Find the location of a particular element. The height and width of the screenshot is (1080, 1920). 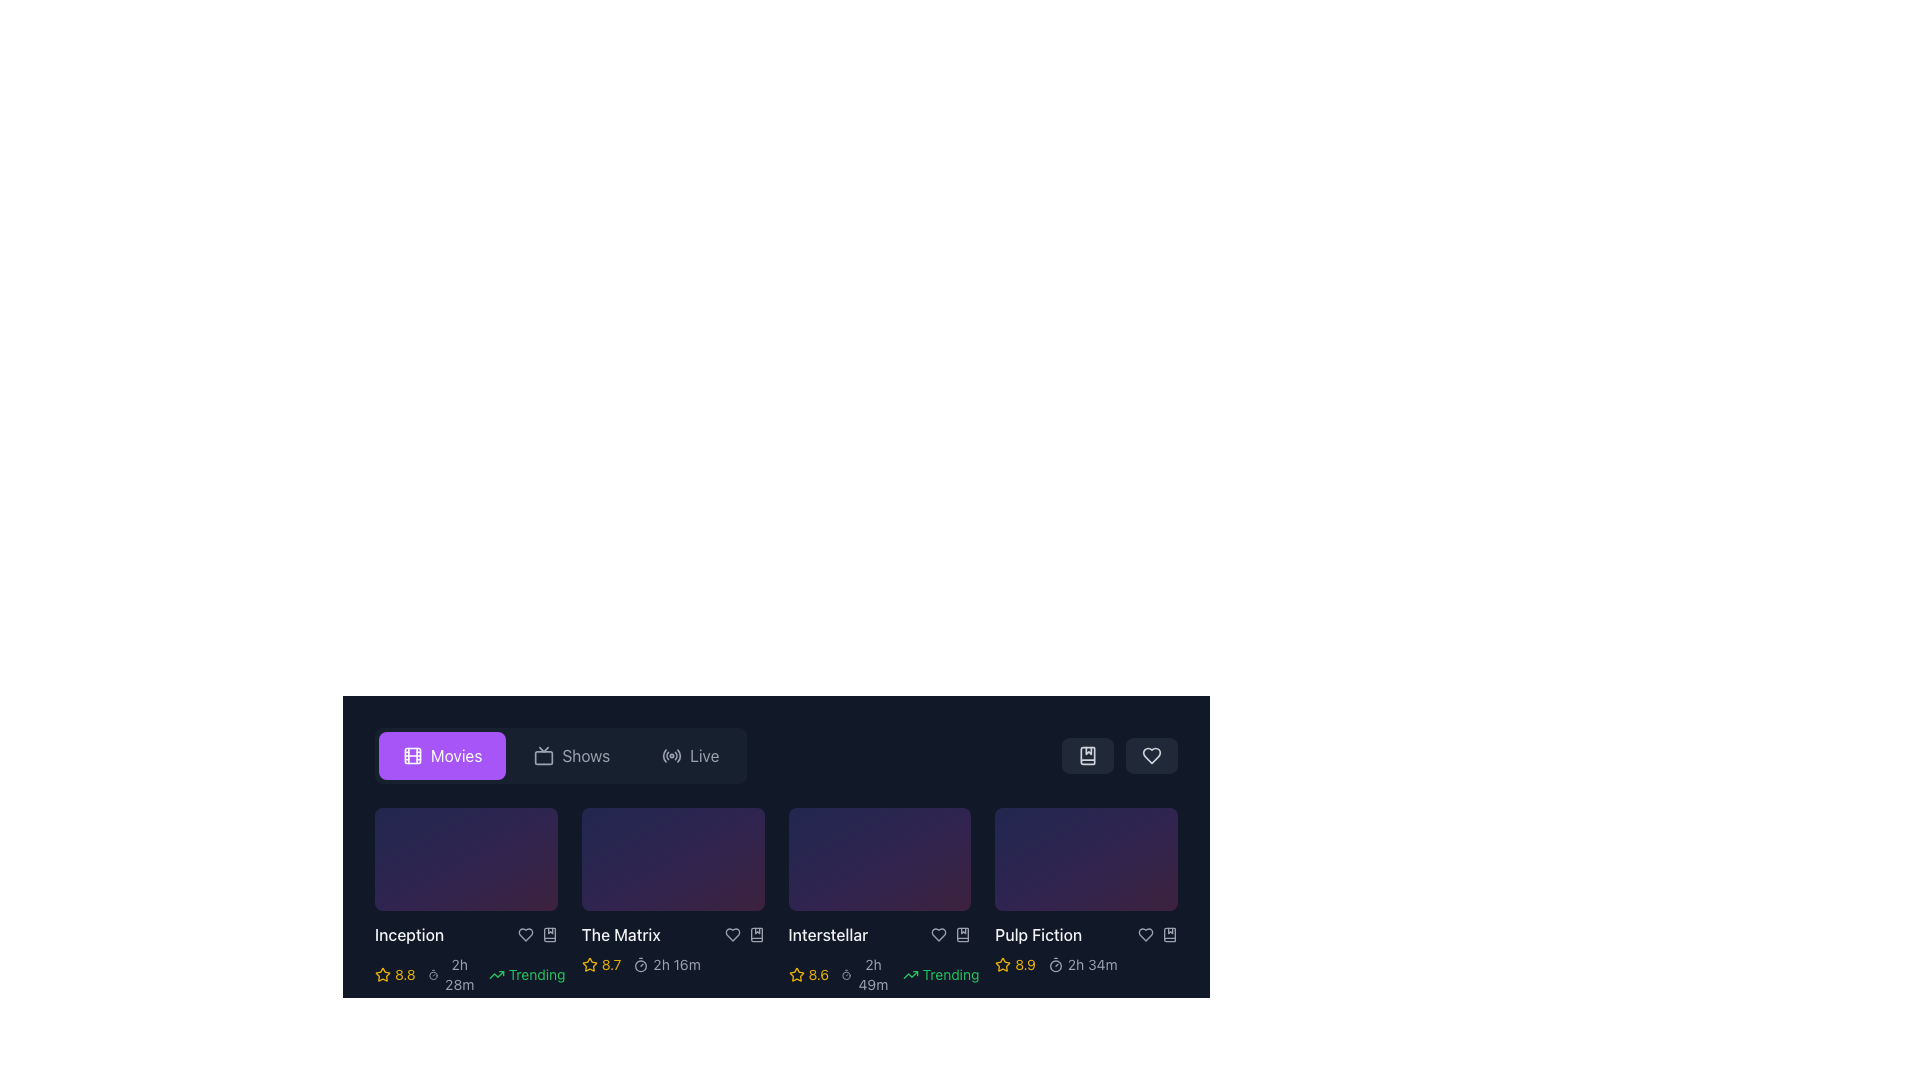

the circular stopwatch icon located next to the text '2h 34m' in the bottom-right corner of the 'Pulp Fiction' movie card is located at coordinates (1054, 963).